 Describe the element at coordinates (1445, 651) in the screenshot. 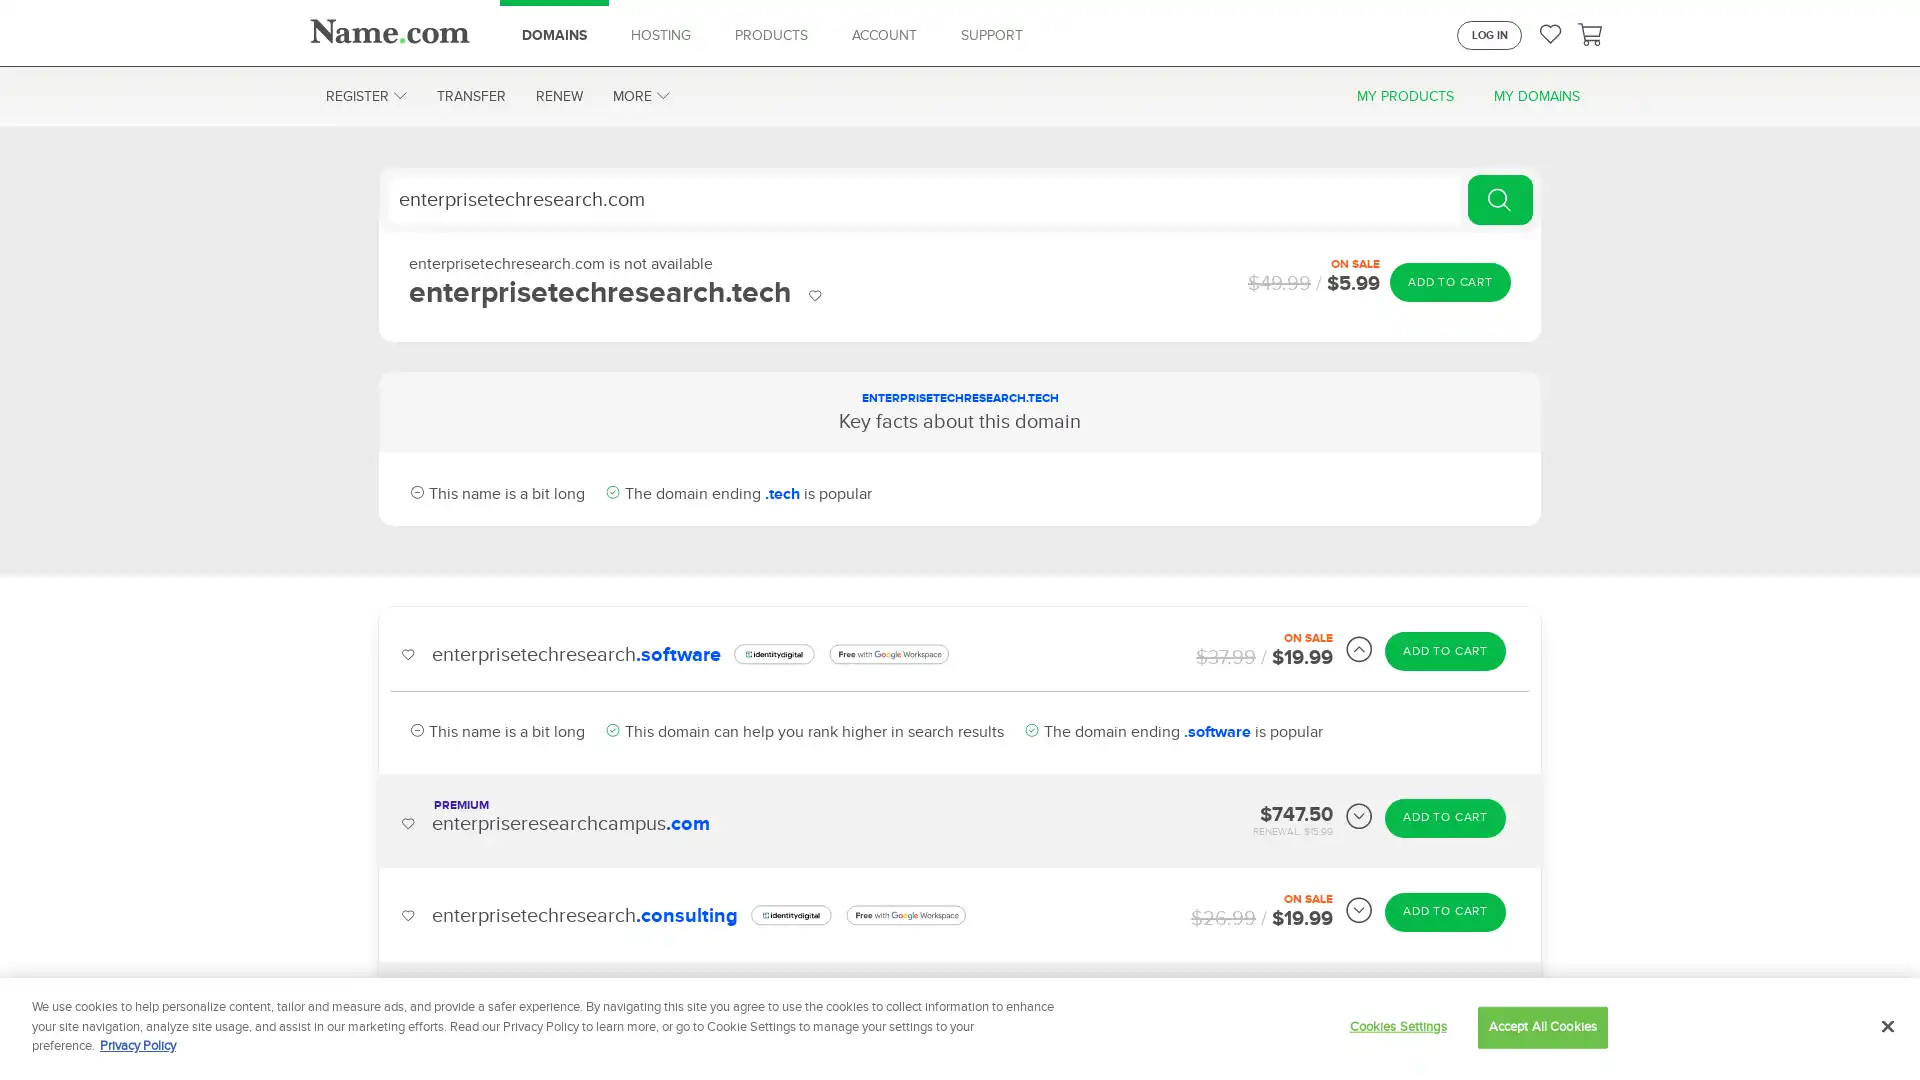

I see `ADD TO CART` at that location.